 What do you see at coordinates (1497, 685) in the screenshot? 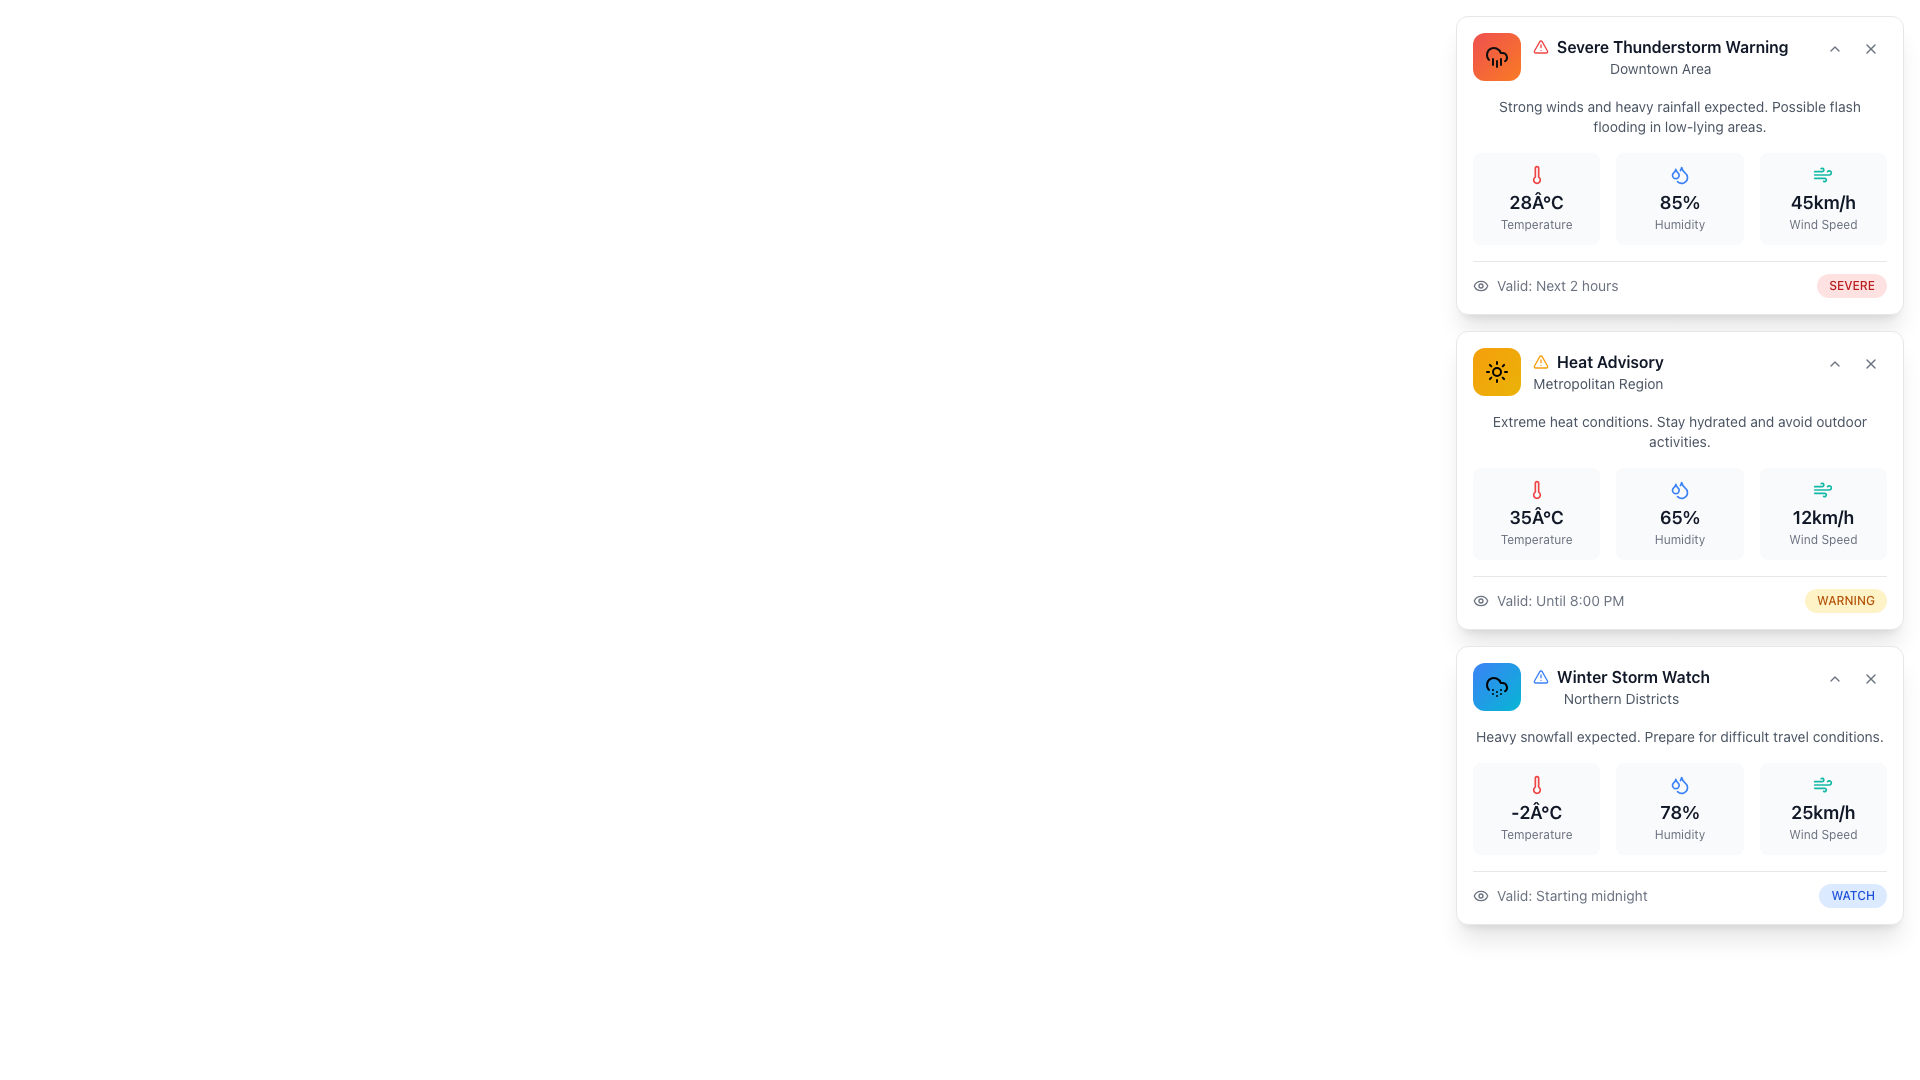
I see `the winter storm conditions SVG icon, which is located at the third position in a vertical list within a winter-themed weather warning card, and is set against a circular blue background gradient` at bounding box center [1497, 685].